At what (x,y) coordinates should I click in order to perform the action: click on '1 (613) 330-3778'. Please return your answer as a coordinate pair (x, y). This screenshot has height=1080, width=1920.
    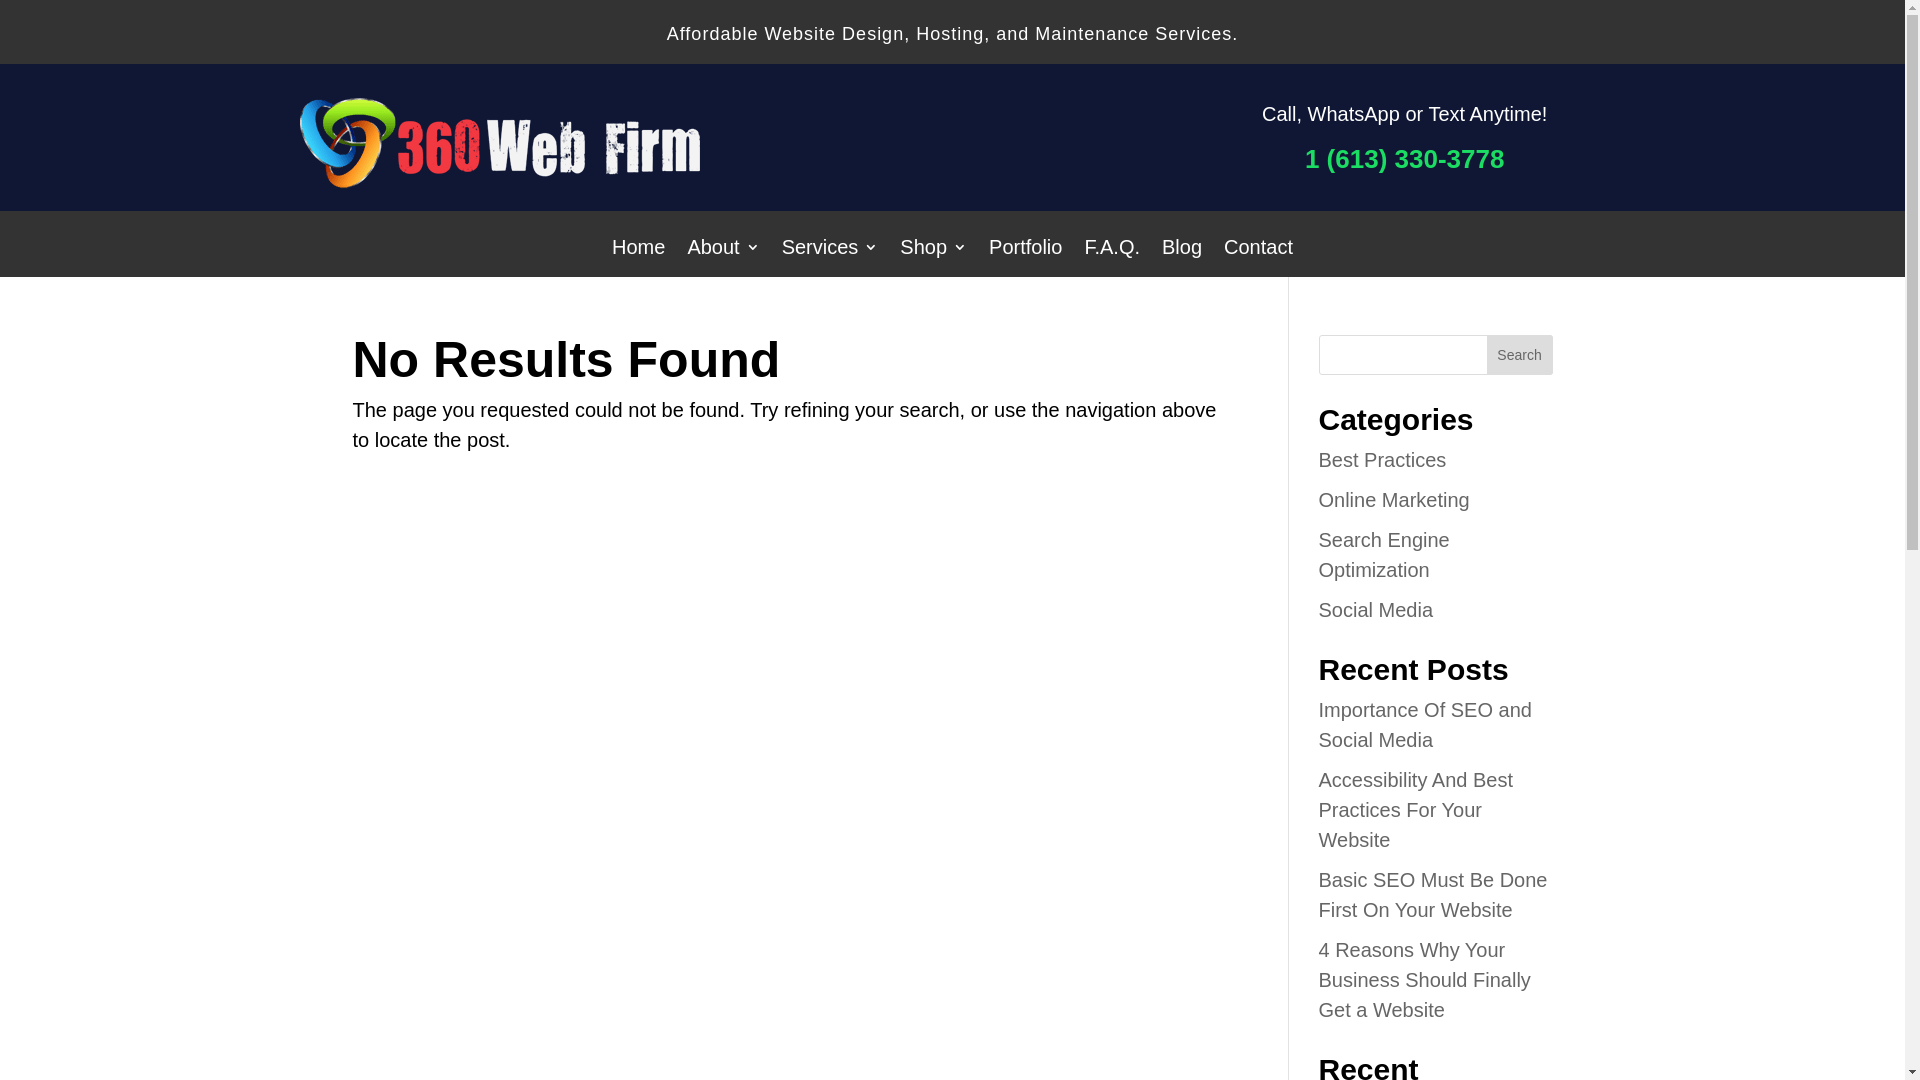
    Looking at the image, I should click on (1305, 157).